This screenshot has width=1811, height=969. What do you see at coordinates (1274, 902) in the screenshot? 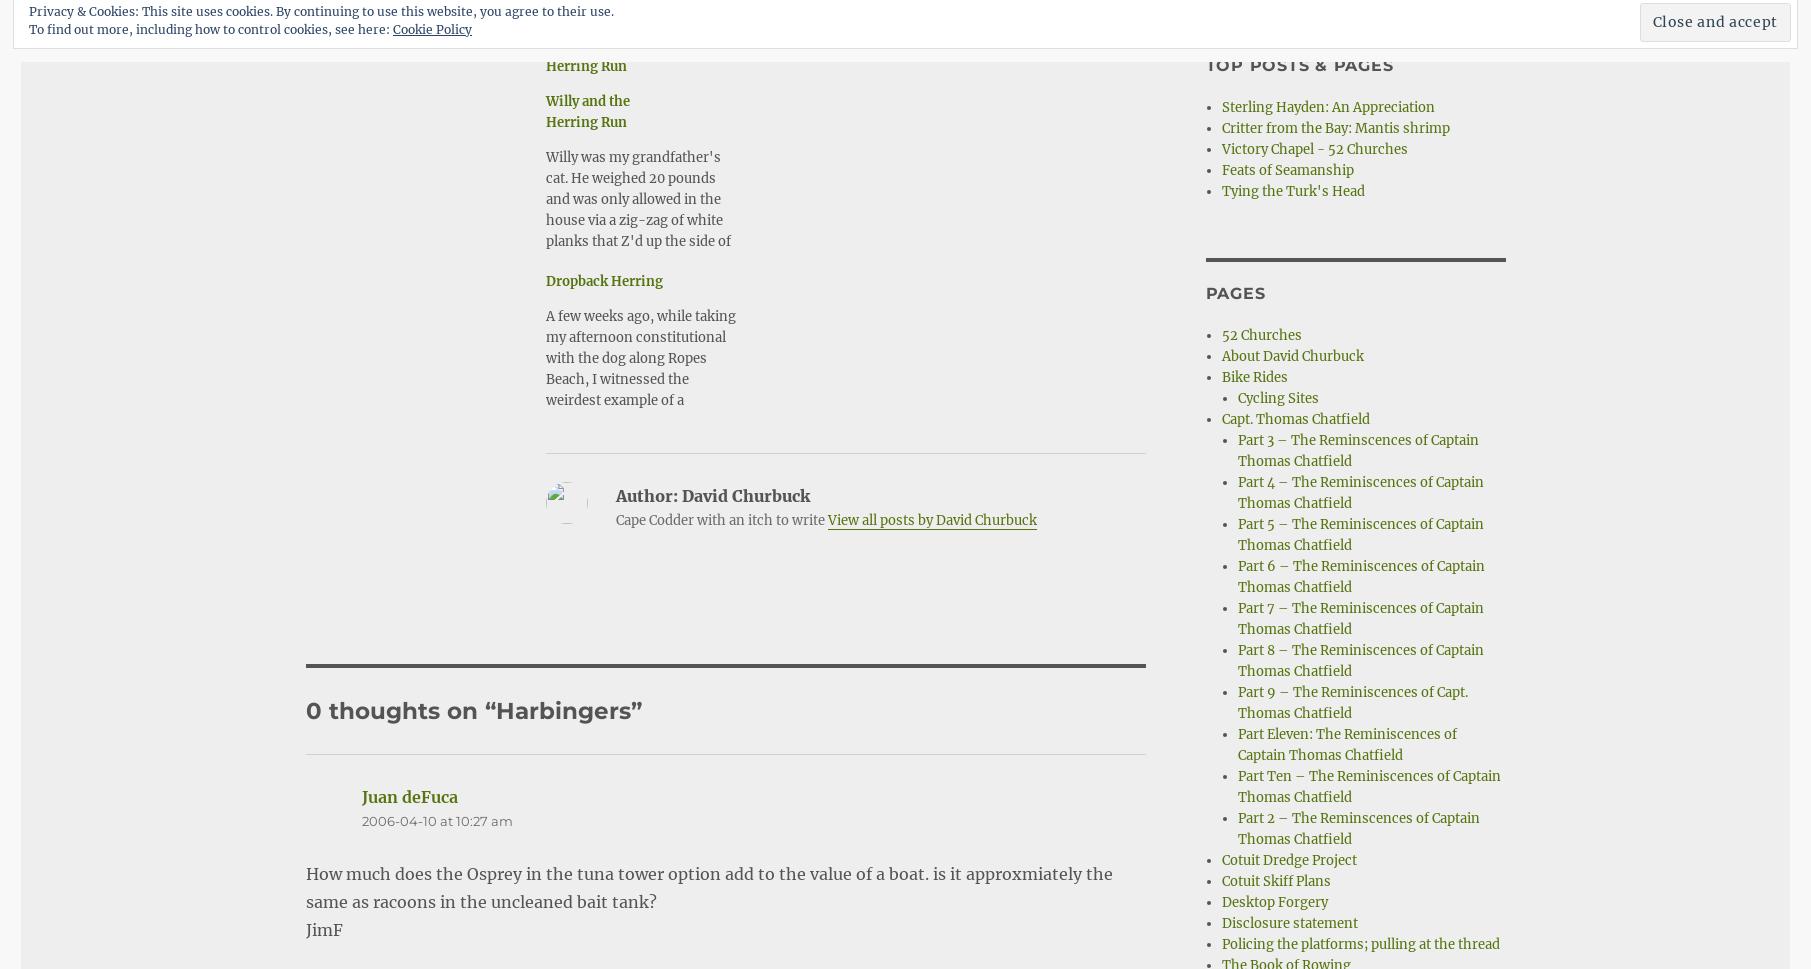
I see `'Desktop Forgery'` at bounding box center [1274, 902].